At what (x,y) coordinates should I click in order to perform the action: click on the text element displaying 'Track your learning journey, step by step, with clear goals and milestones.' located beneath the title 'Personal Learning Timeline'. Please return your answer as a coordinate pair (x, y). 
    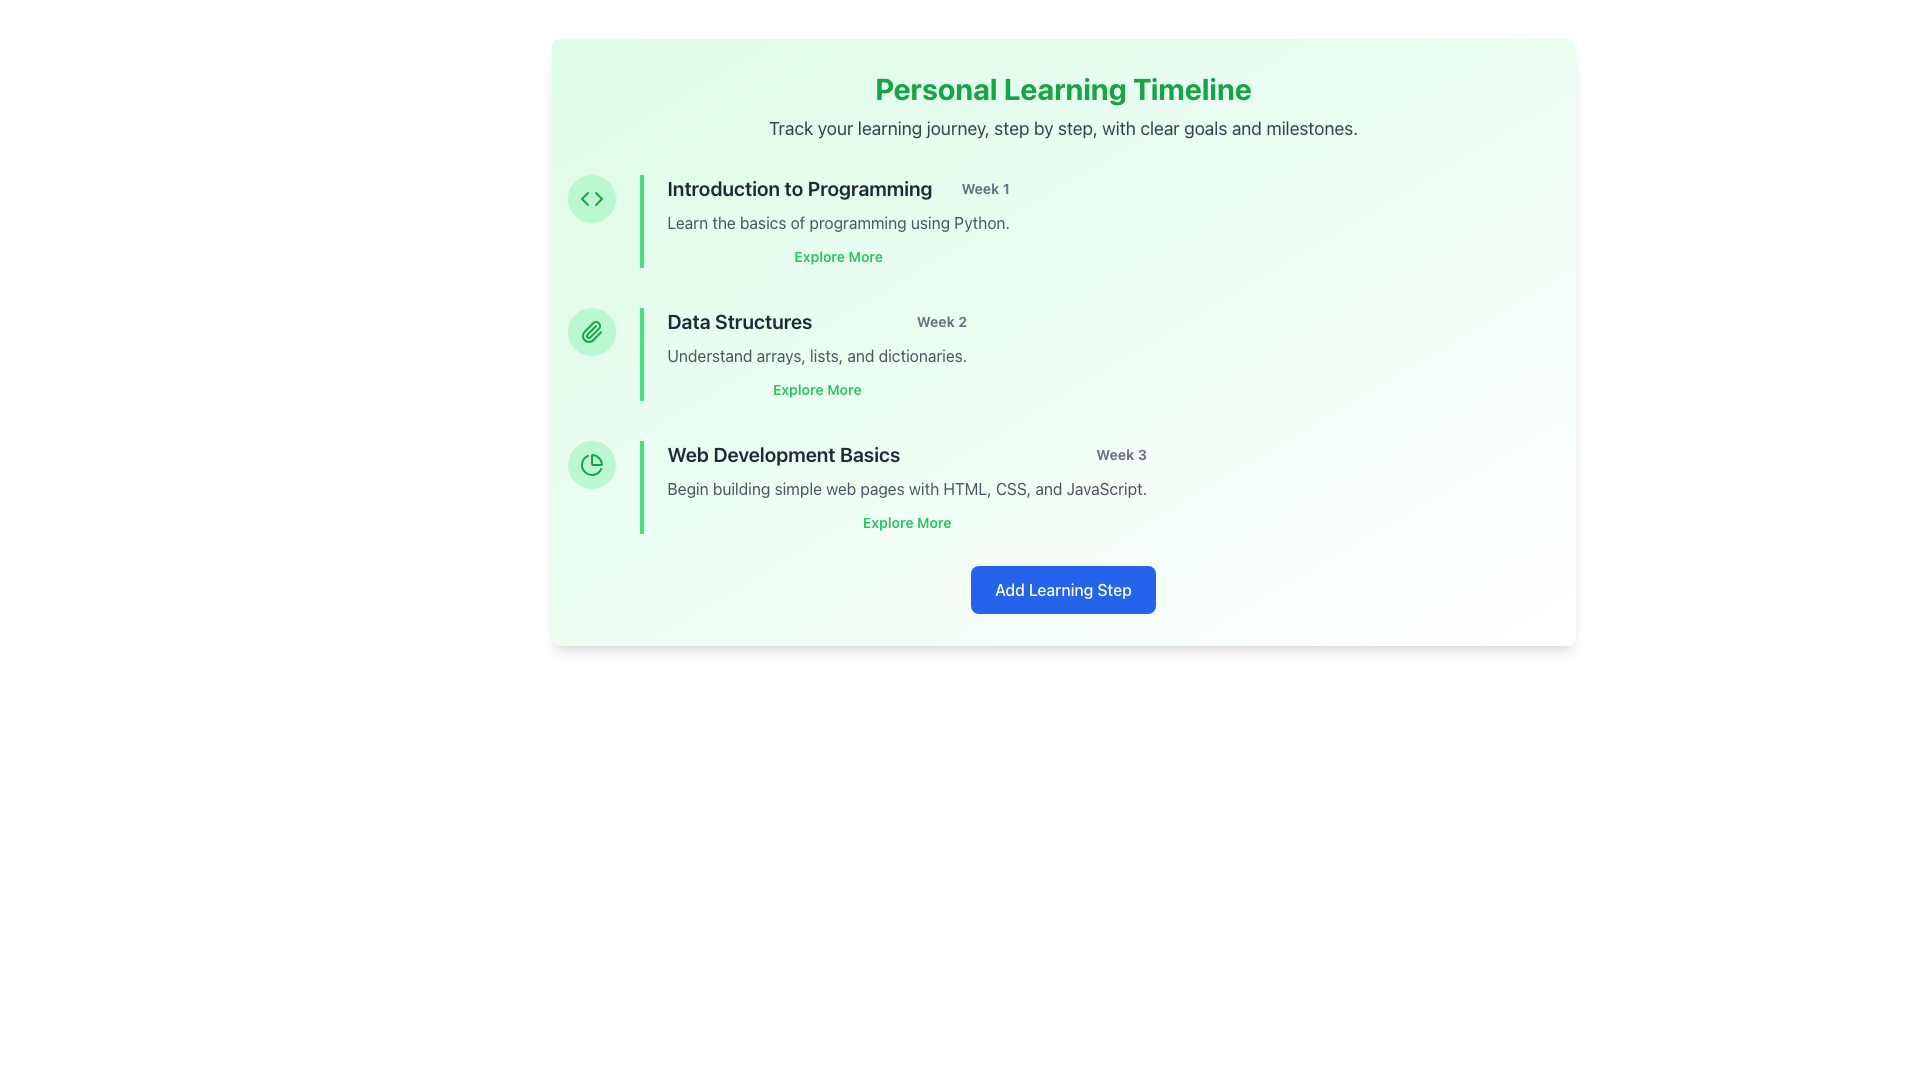
    Looking at the image, I should click on (1062, 128).